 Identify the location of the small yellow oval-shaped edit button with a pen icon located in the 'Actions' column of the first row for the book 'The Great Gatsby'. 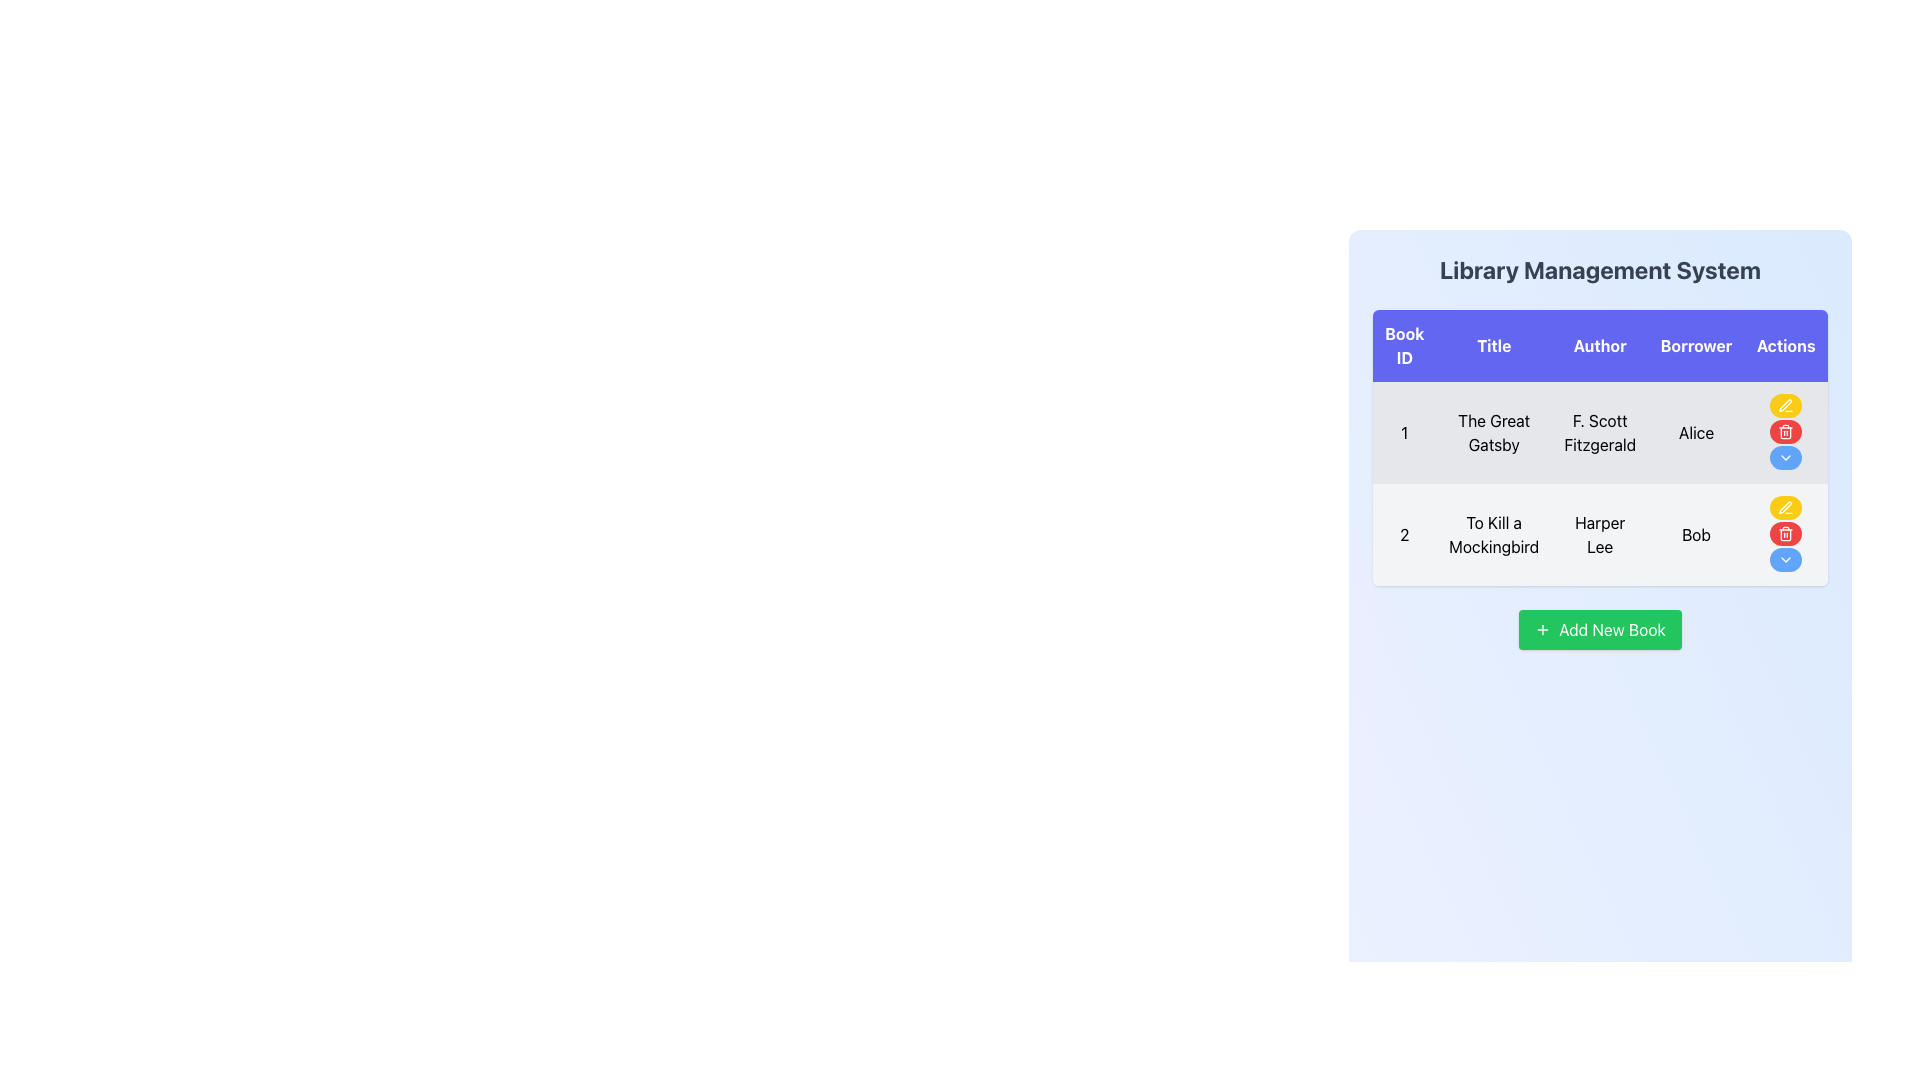
(1785, 405).